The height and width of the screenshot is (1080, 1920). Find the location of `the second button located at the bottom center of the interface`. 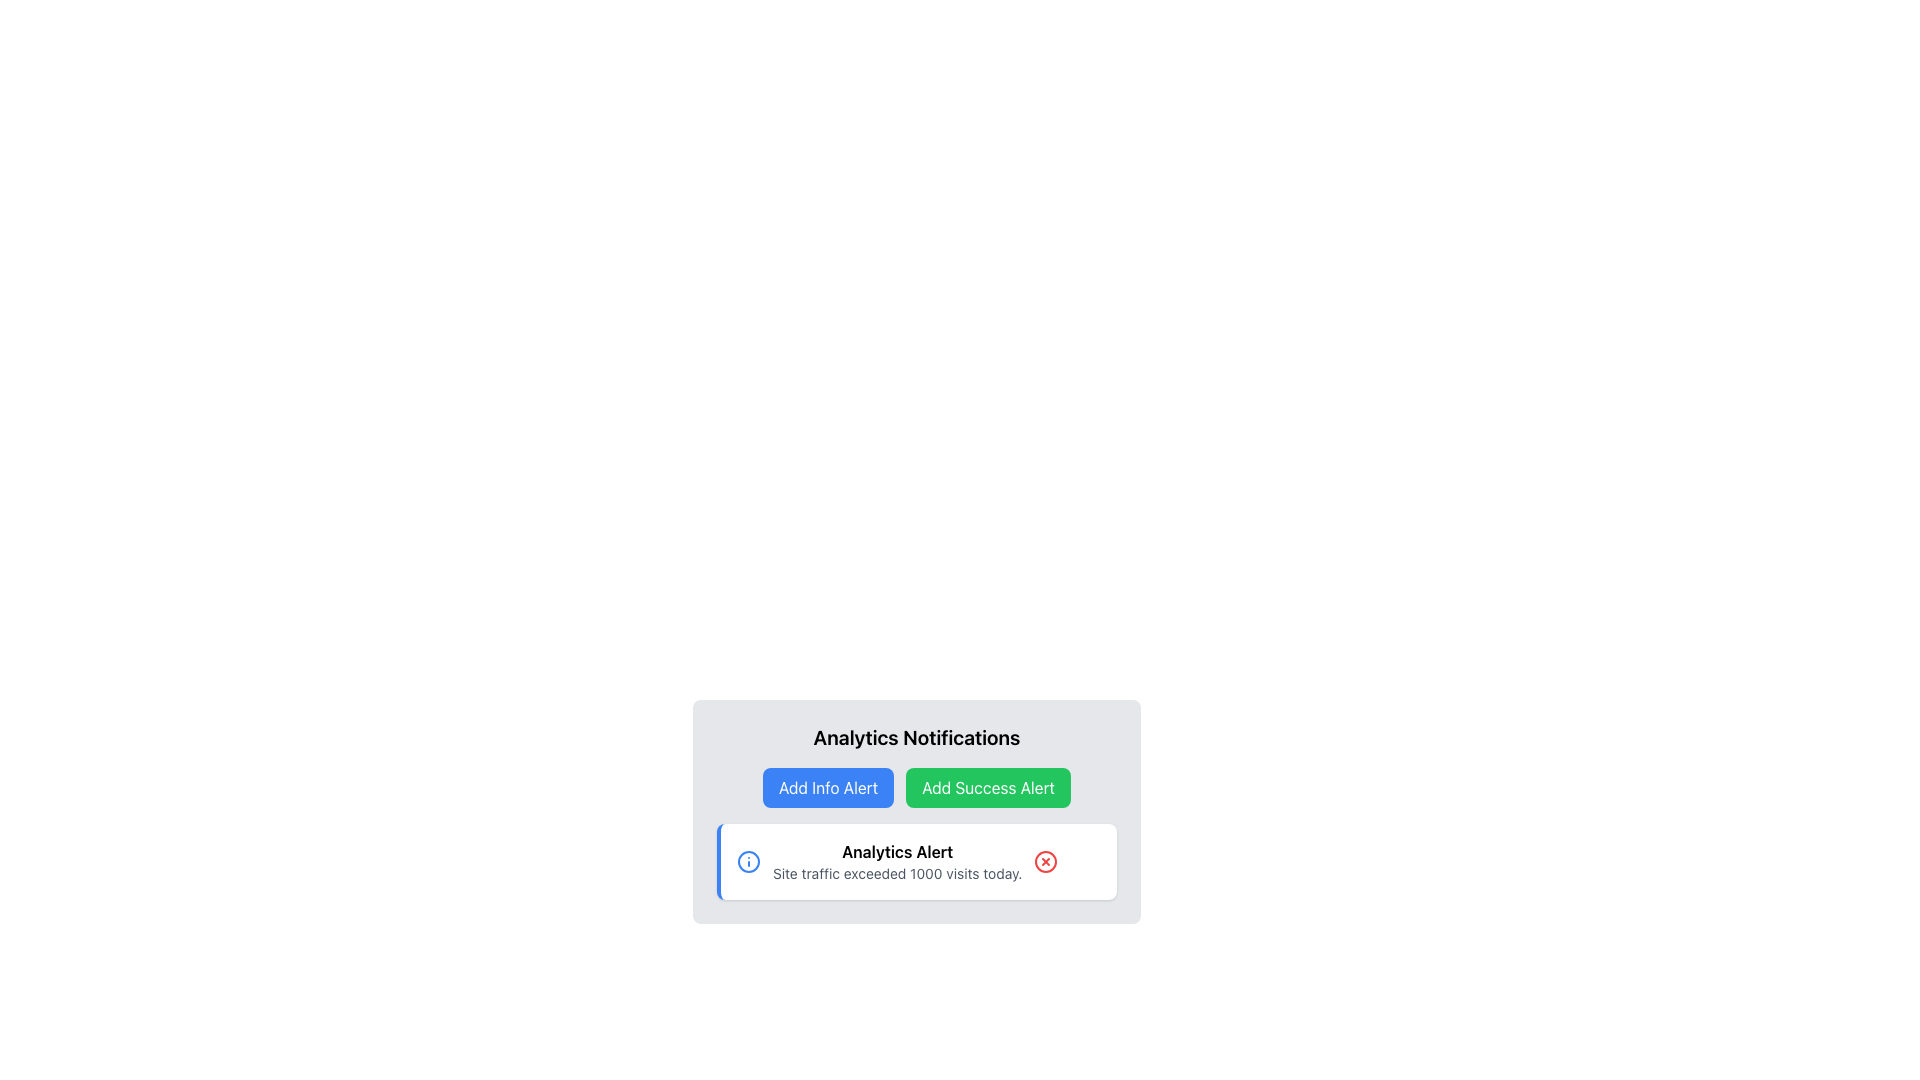

the second button located at the bottom center of the interface is located at coordinates (988, 786).